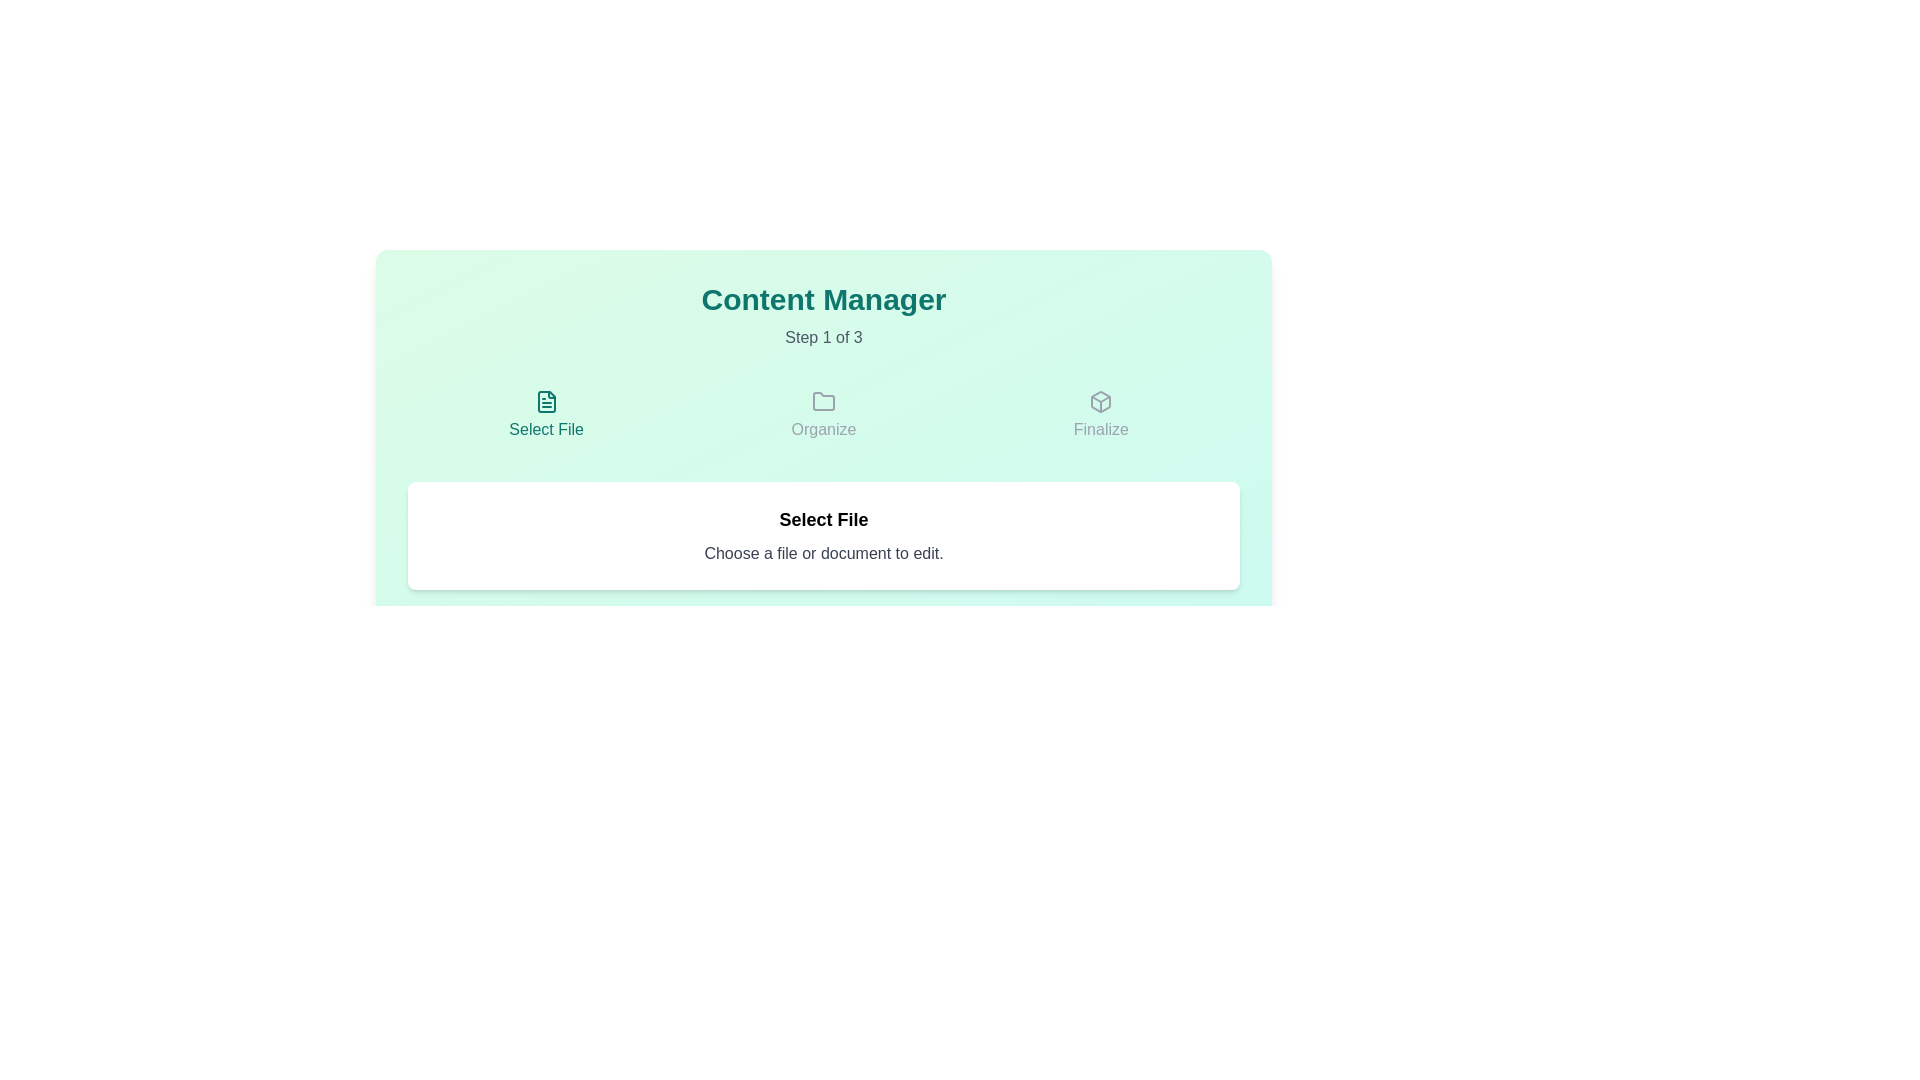 Image resolution: width=1920 pixels, height=1080 pixels. Describe the element at coordinates (546, 401) in the screenshot. I see `the green file icon representing the 'Select File' option` at that location.